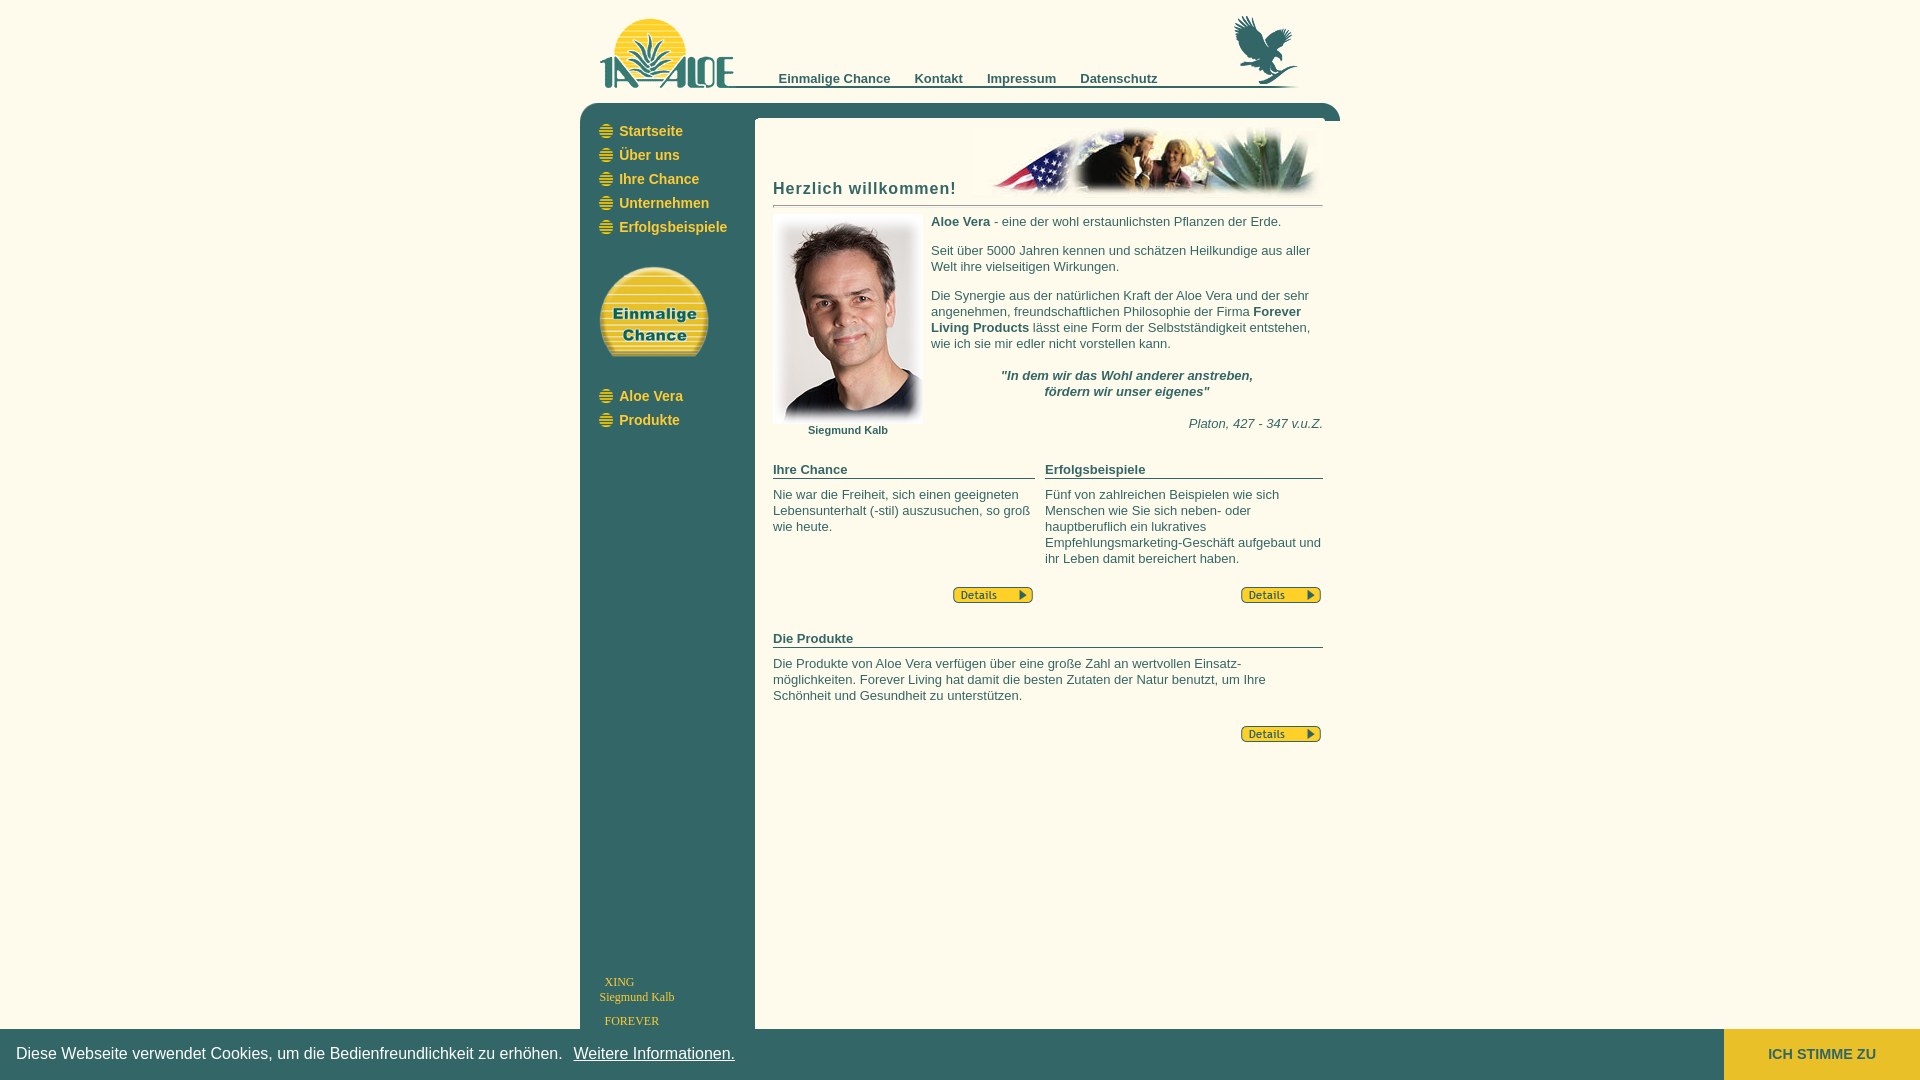 This screenshot has width=1920, height=1080. What do you see at coordinates (651, 396) in the screenshot?
I see `'Aloe Vera'` at bounding box center [651, 396].